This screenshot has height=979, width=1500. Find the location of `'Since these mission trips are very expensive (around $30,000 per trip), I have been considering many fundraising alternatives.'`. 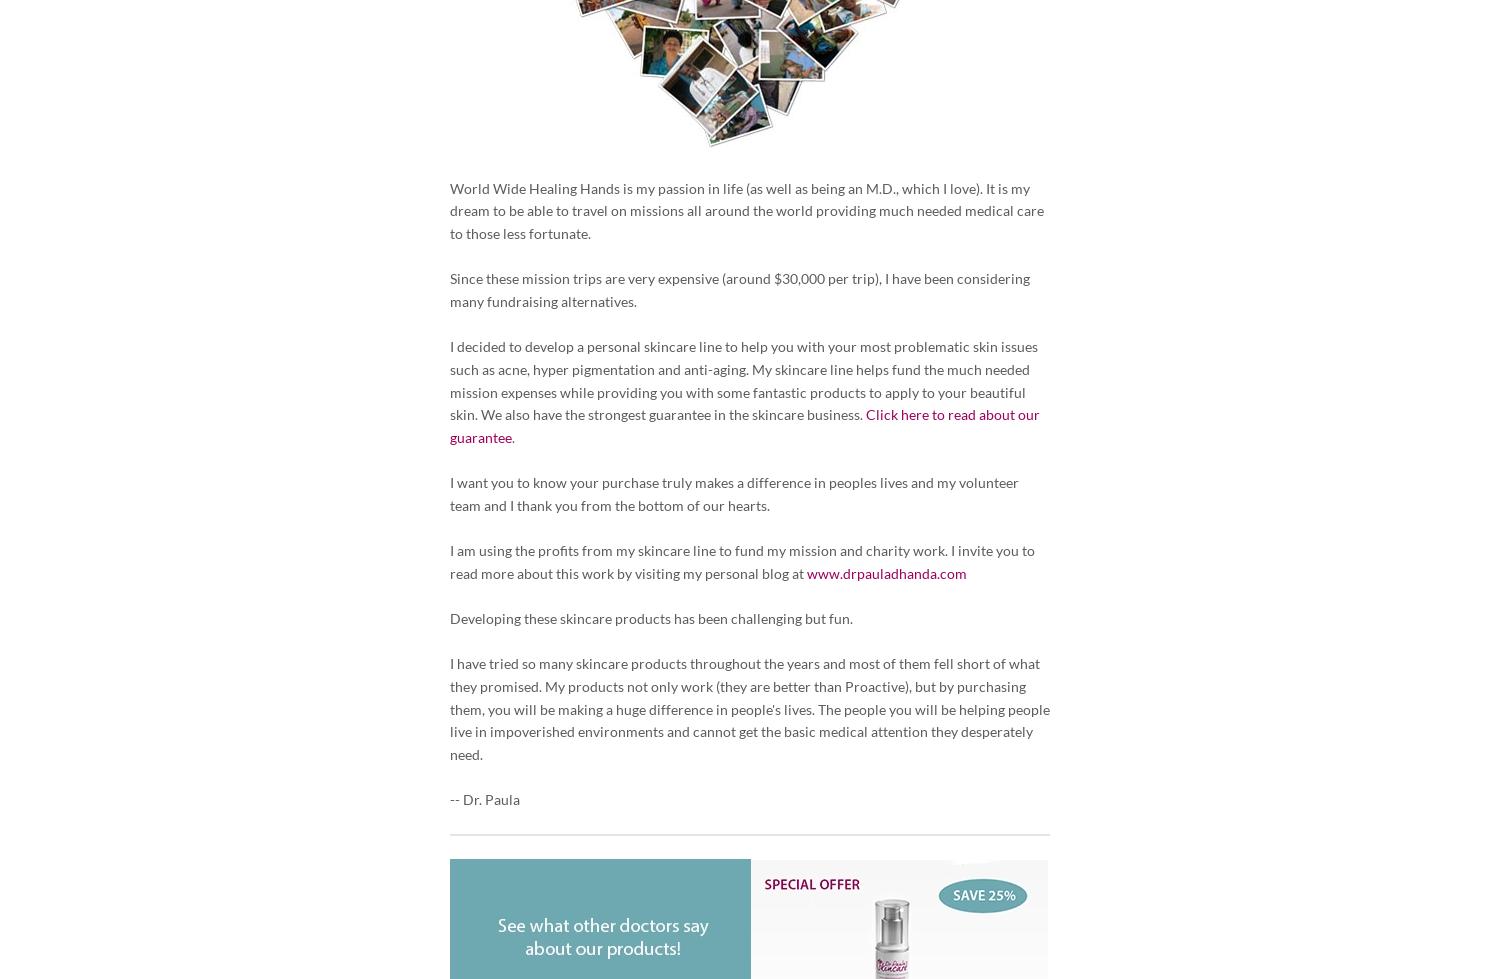

'Since these mission trips are very expensive (around $30,000 per trip), I have been considering many fundraising alternatives.' is located at coordinates (738, 289).